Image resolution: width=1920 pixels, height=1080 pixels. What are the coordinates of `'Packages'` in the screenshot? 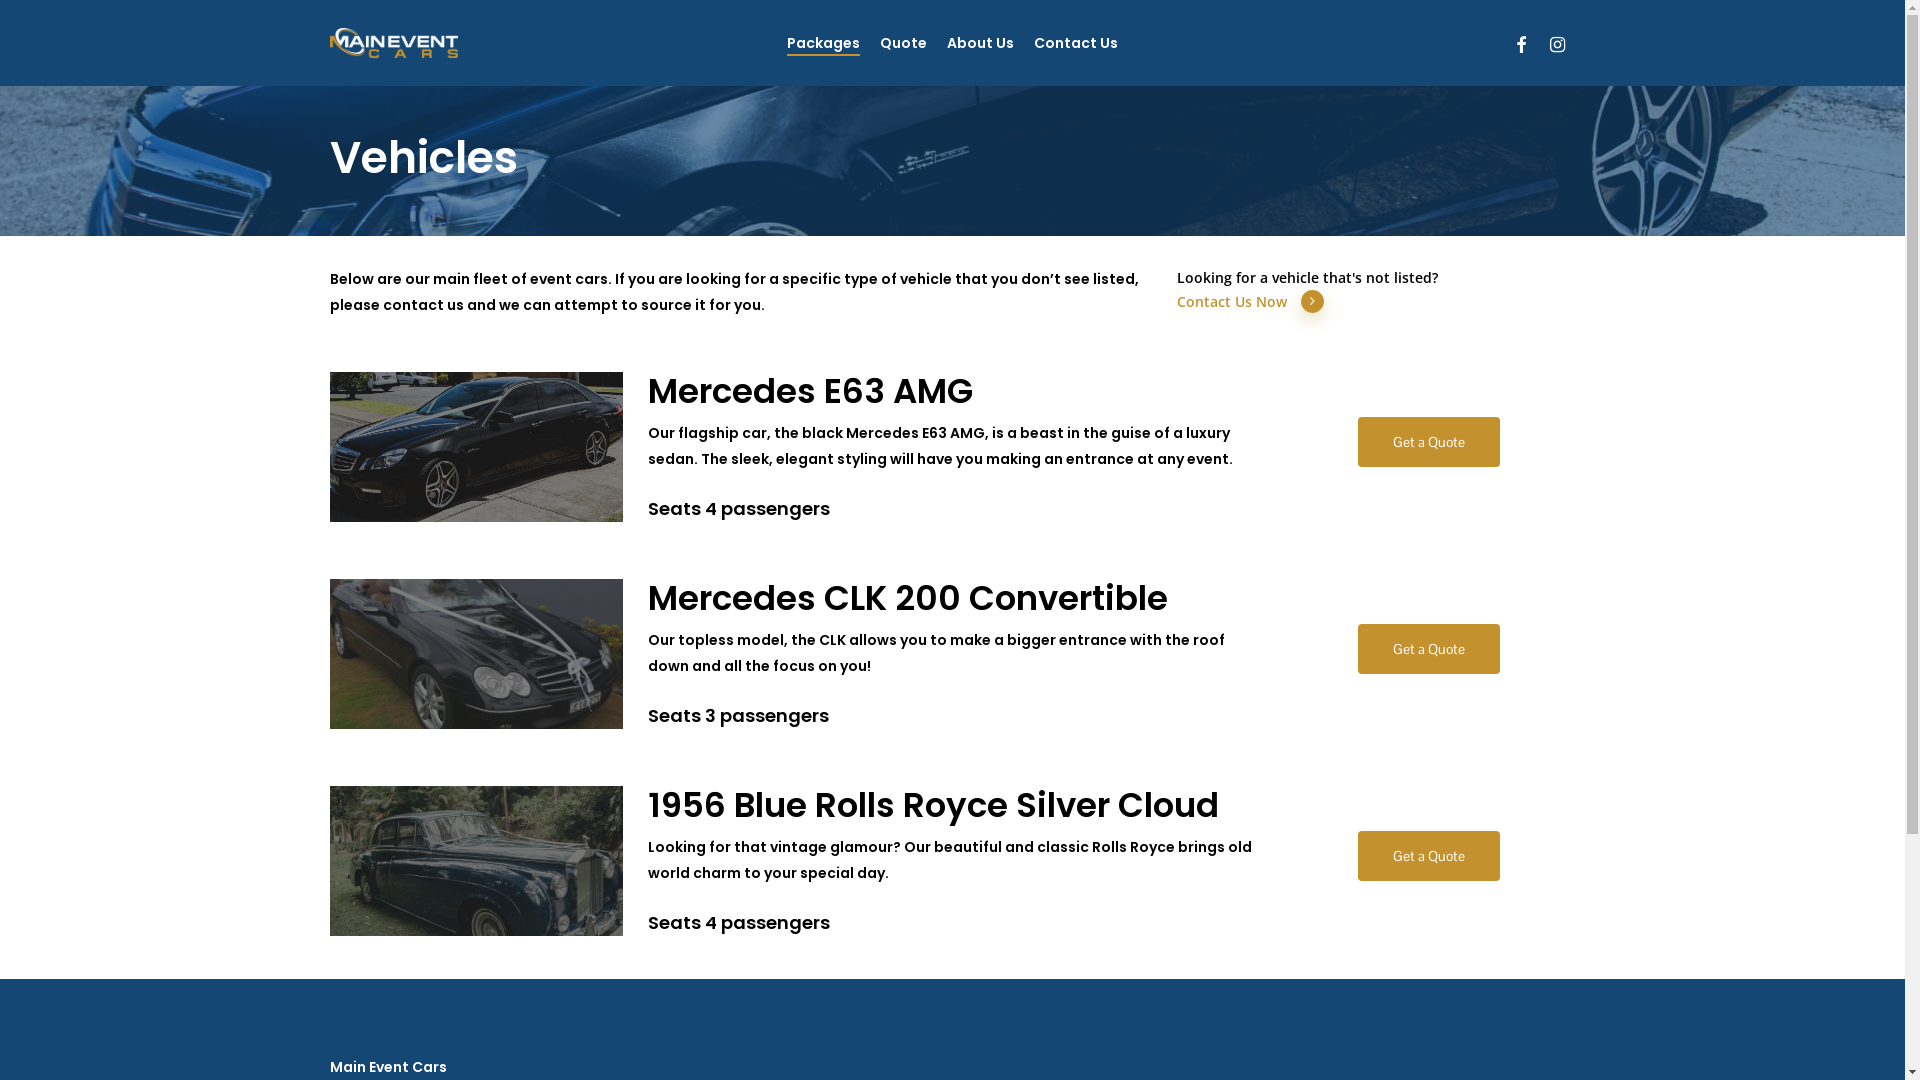 It's located at (823, 42).